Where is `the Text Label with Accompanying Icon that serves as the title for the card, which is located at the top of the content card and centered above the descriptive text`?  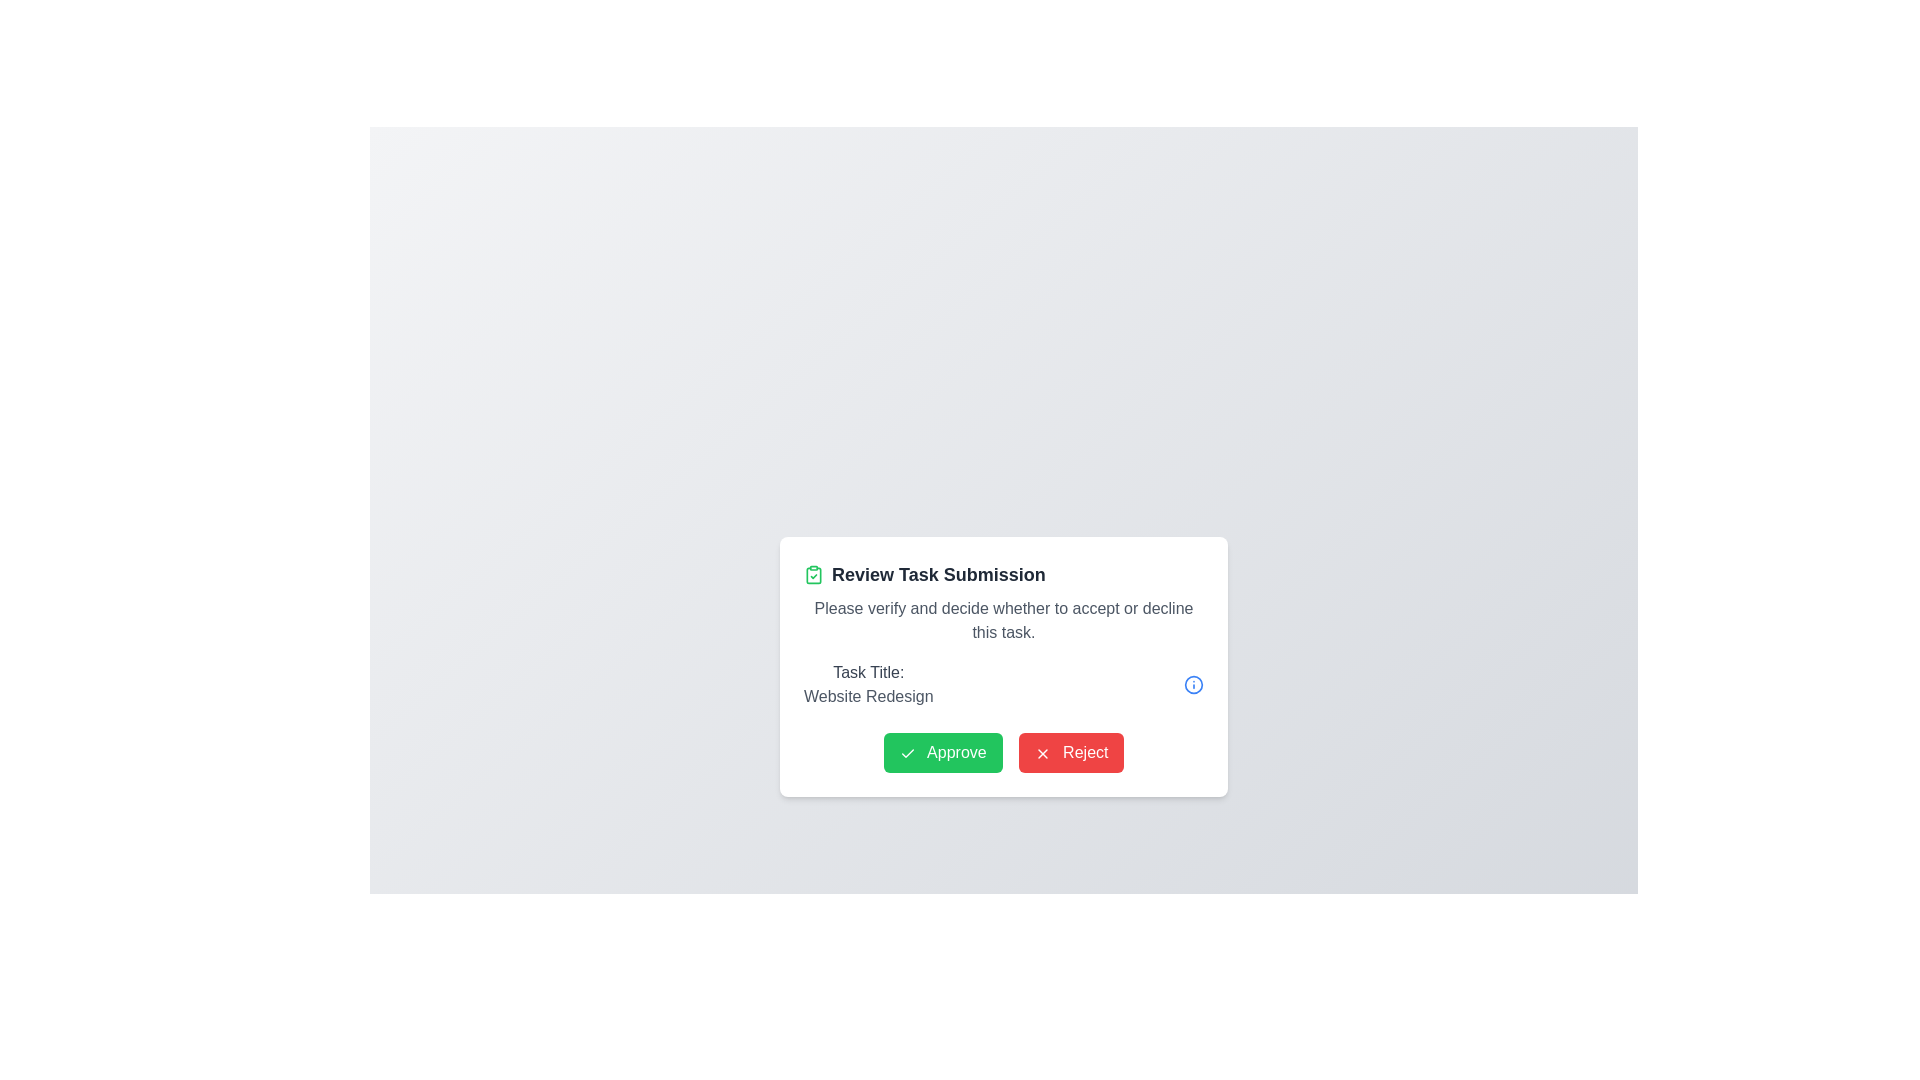 the Text Label with Accompanying Icon that serves as the title for the card, which is located at the top of the content card and centered above the descriptive text is located at coordinates (1003, 574).